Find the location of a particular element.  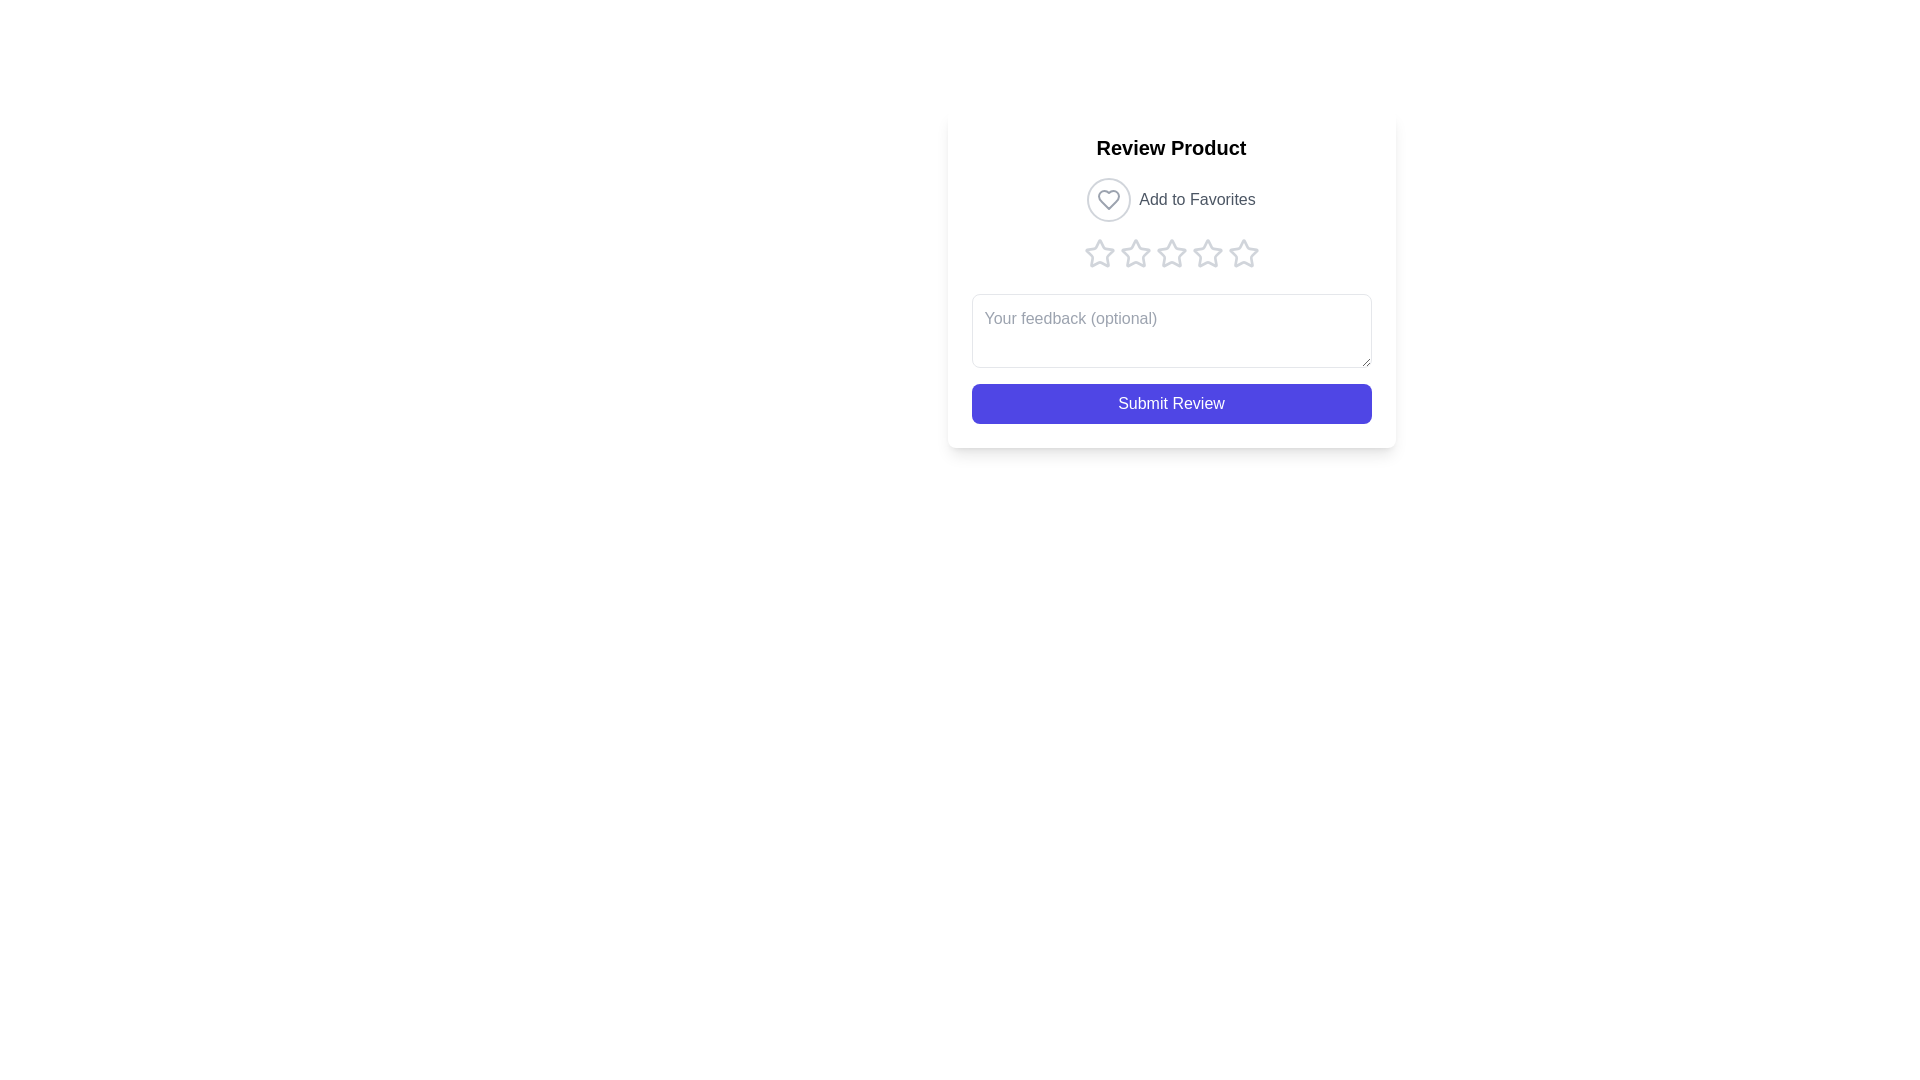

the 'Add to Favorites' button is located at coordinates (1171, 200).